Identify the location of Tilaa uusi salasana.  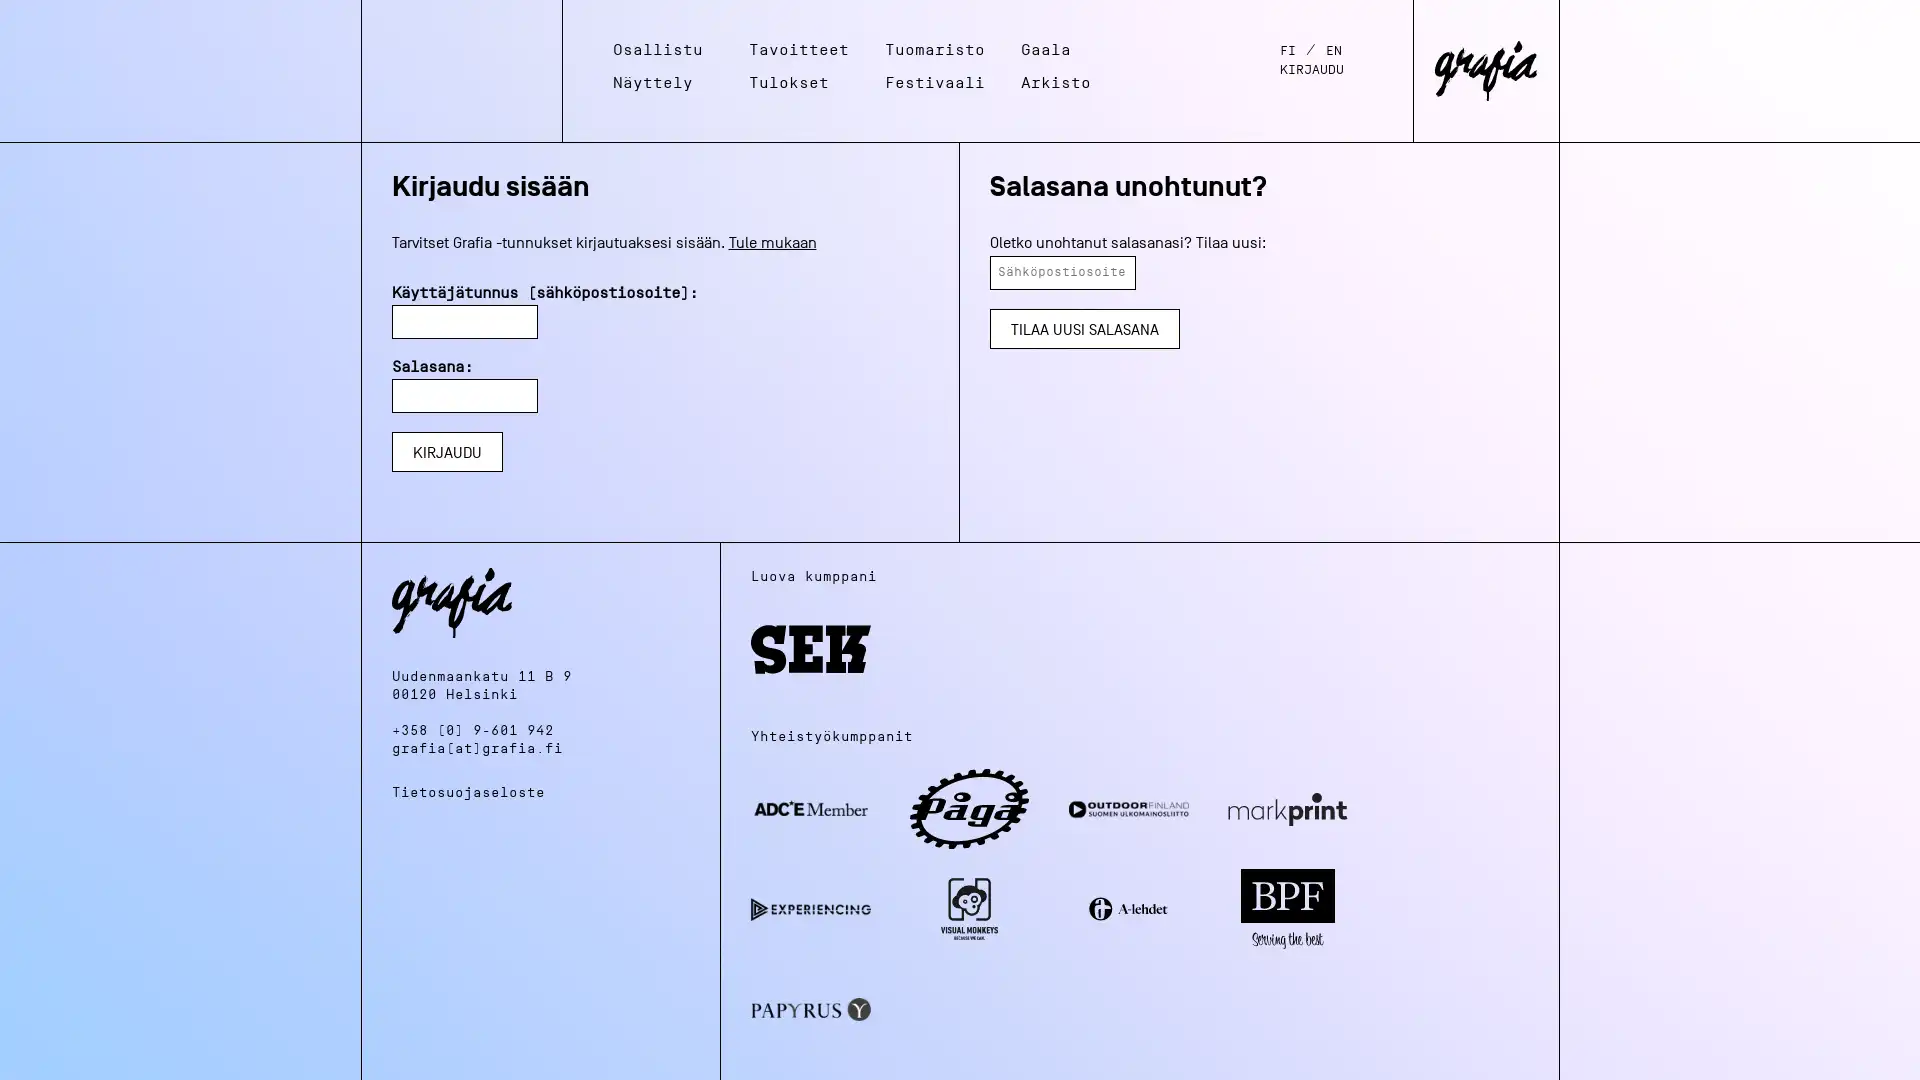
(1083, 326).